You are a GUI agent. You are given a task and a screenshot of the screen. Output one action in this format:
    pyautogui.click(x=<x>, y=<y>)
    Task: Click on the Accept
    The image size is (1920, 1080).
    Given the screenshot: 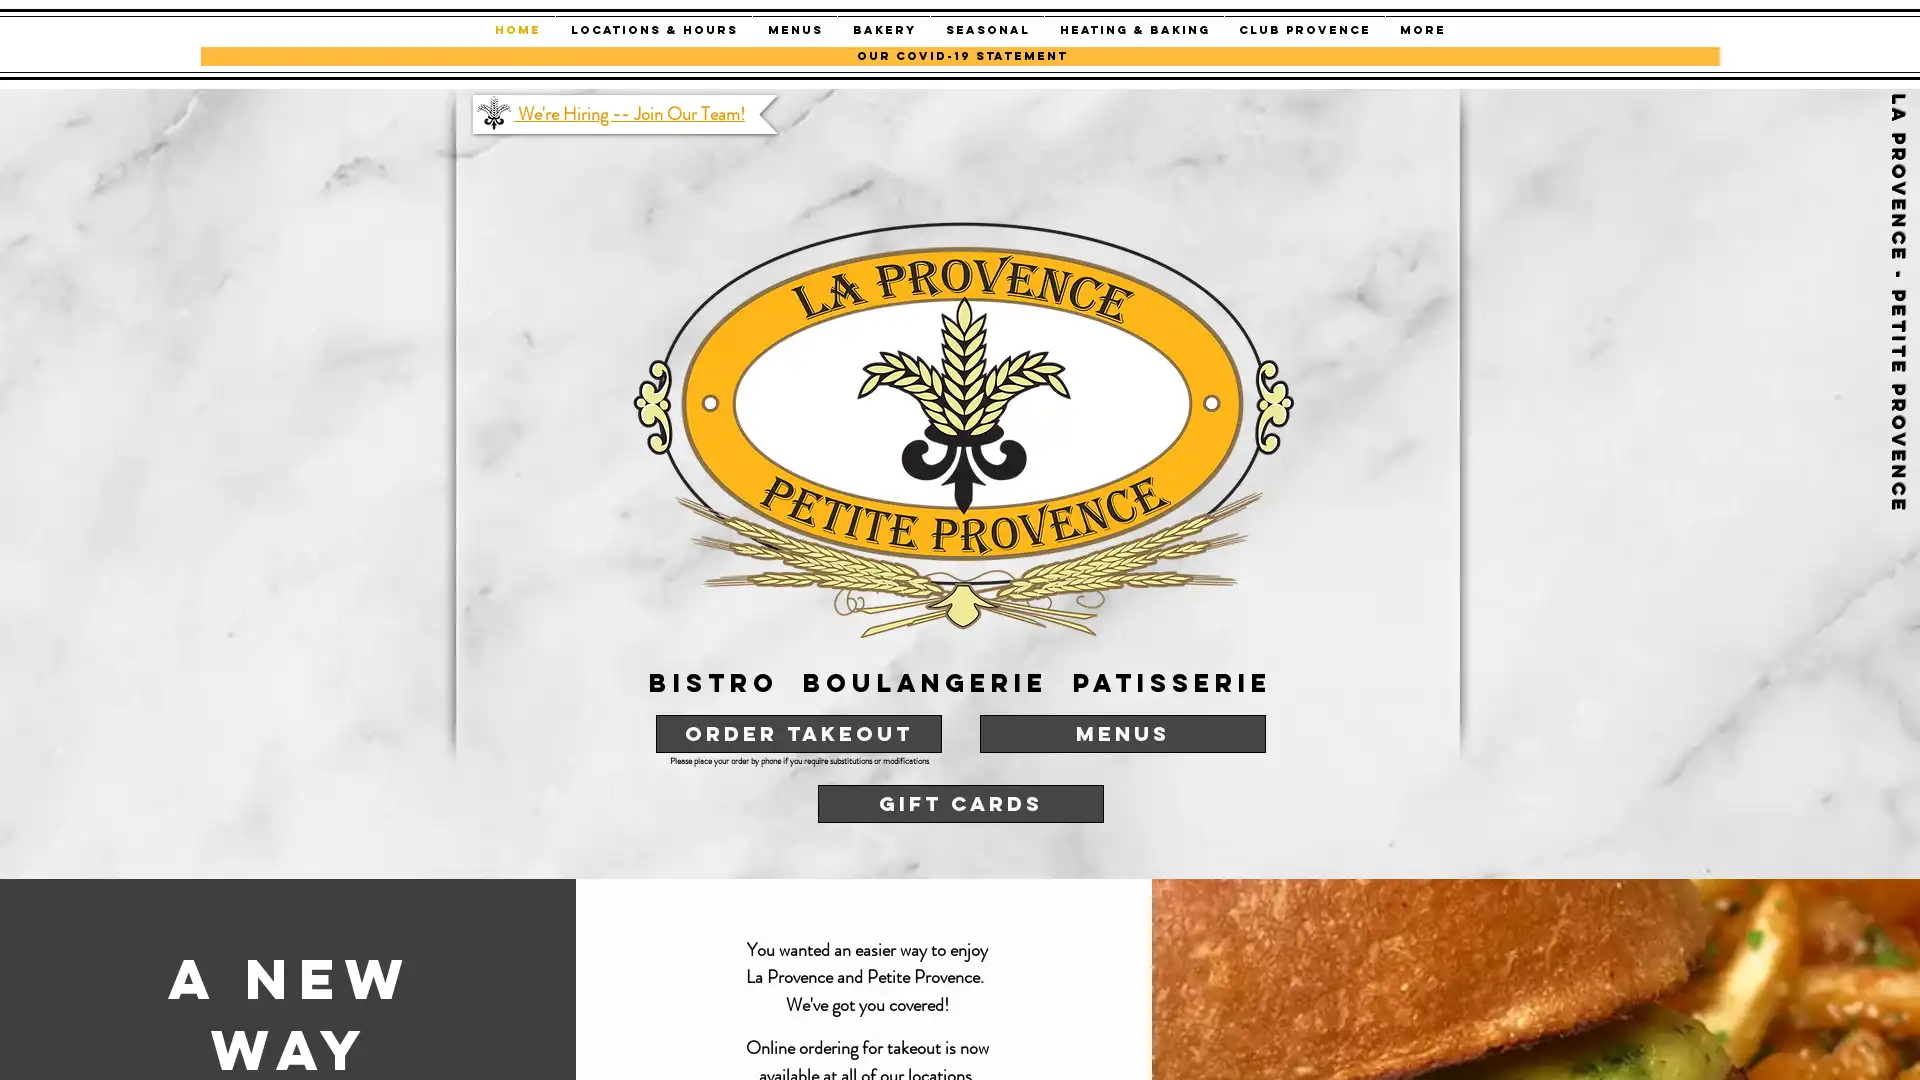 What is the action you would take?
    pyautogui.click(x=1830, y=1044)
    